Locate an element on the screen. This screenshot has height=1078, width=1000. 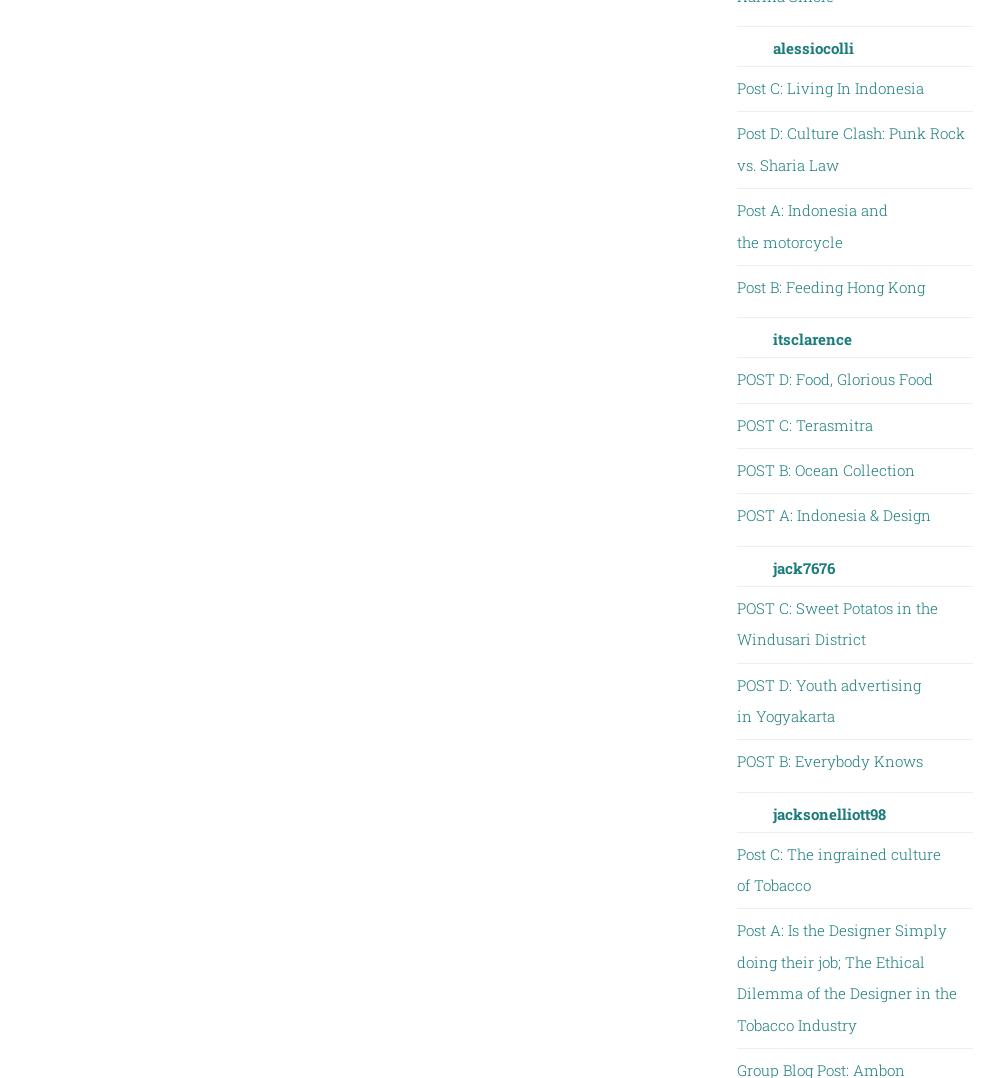
'itsclarence' is located at coordinates (811, 338).